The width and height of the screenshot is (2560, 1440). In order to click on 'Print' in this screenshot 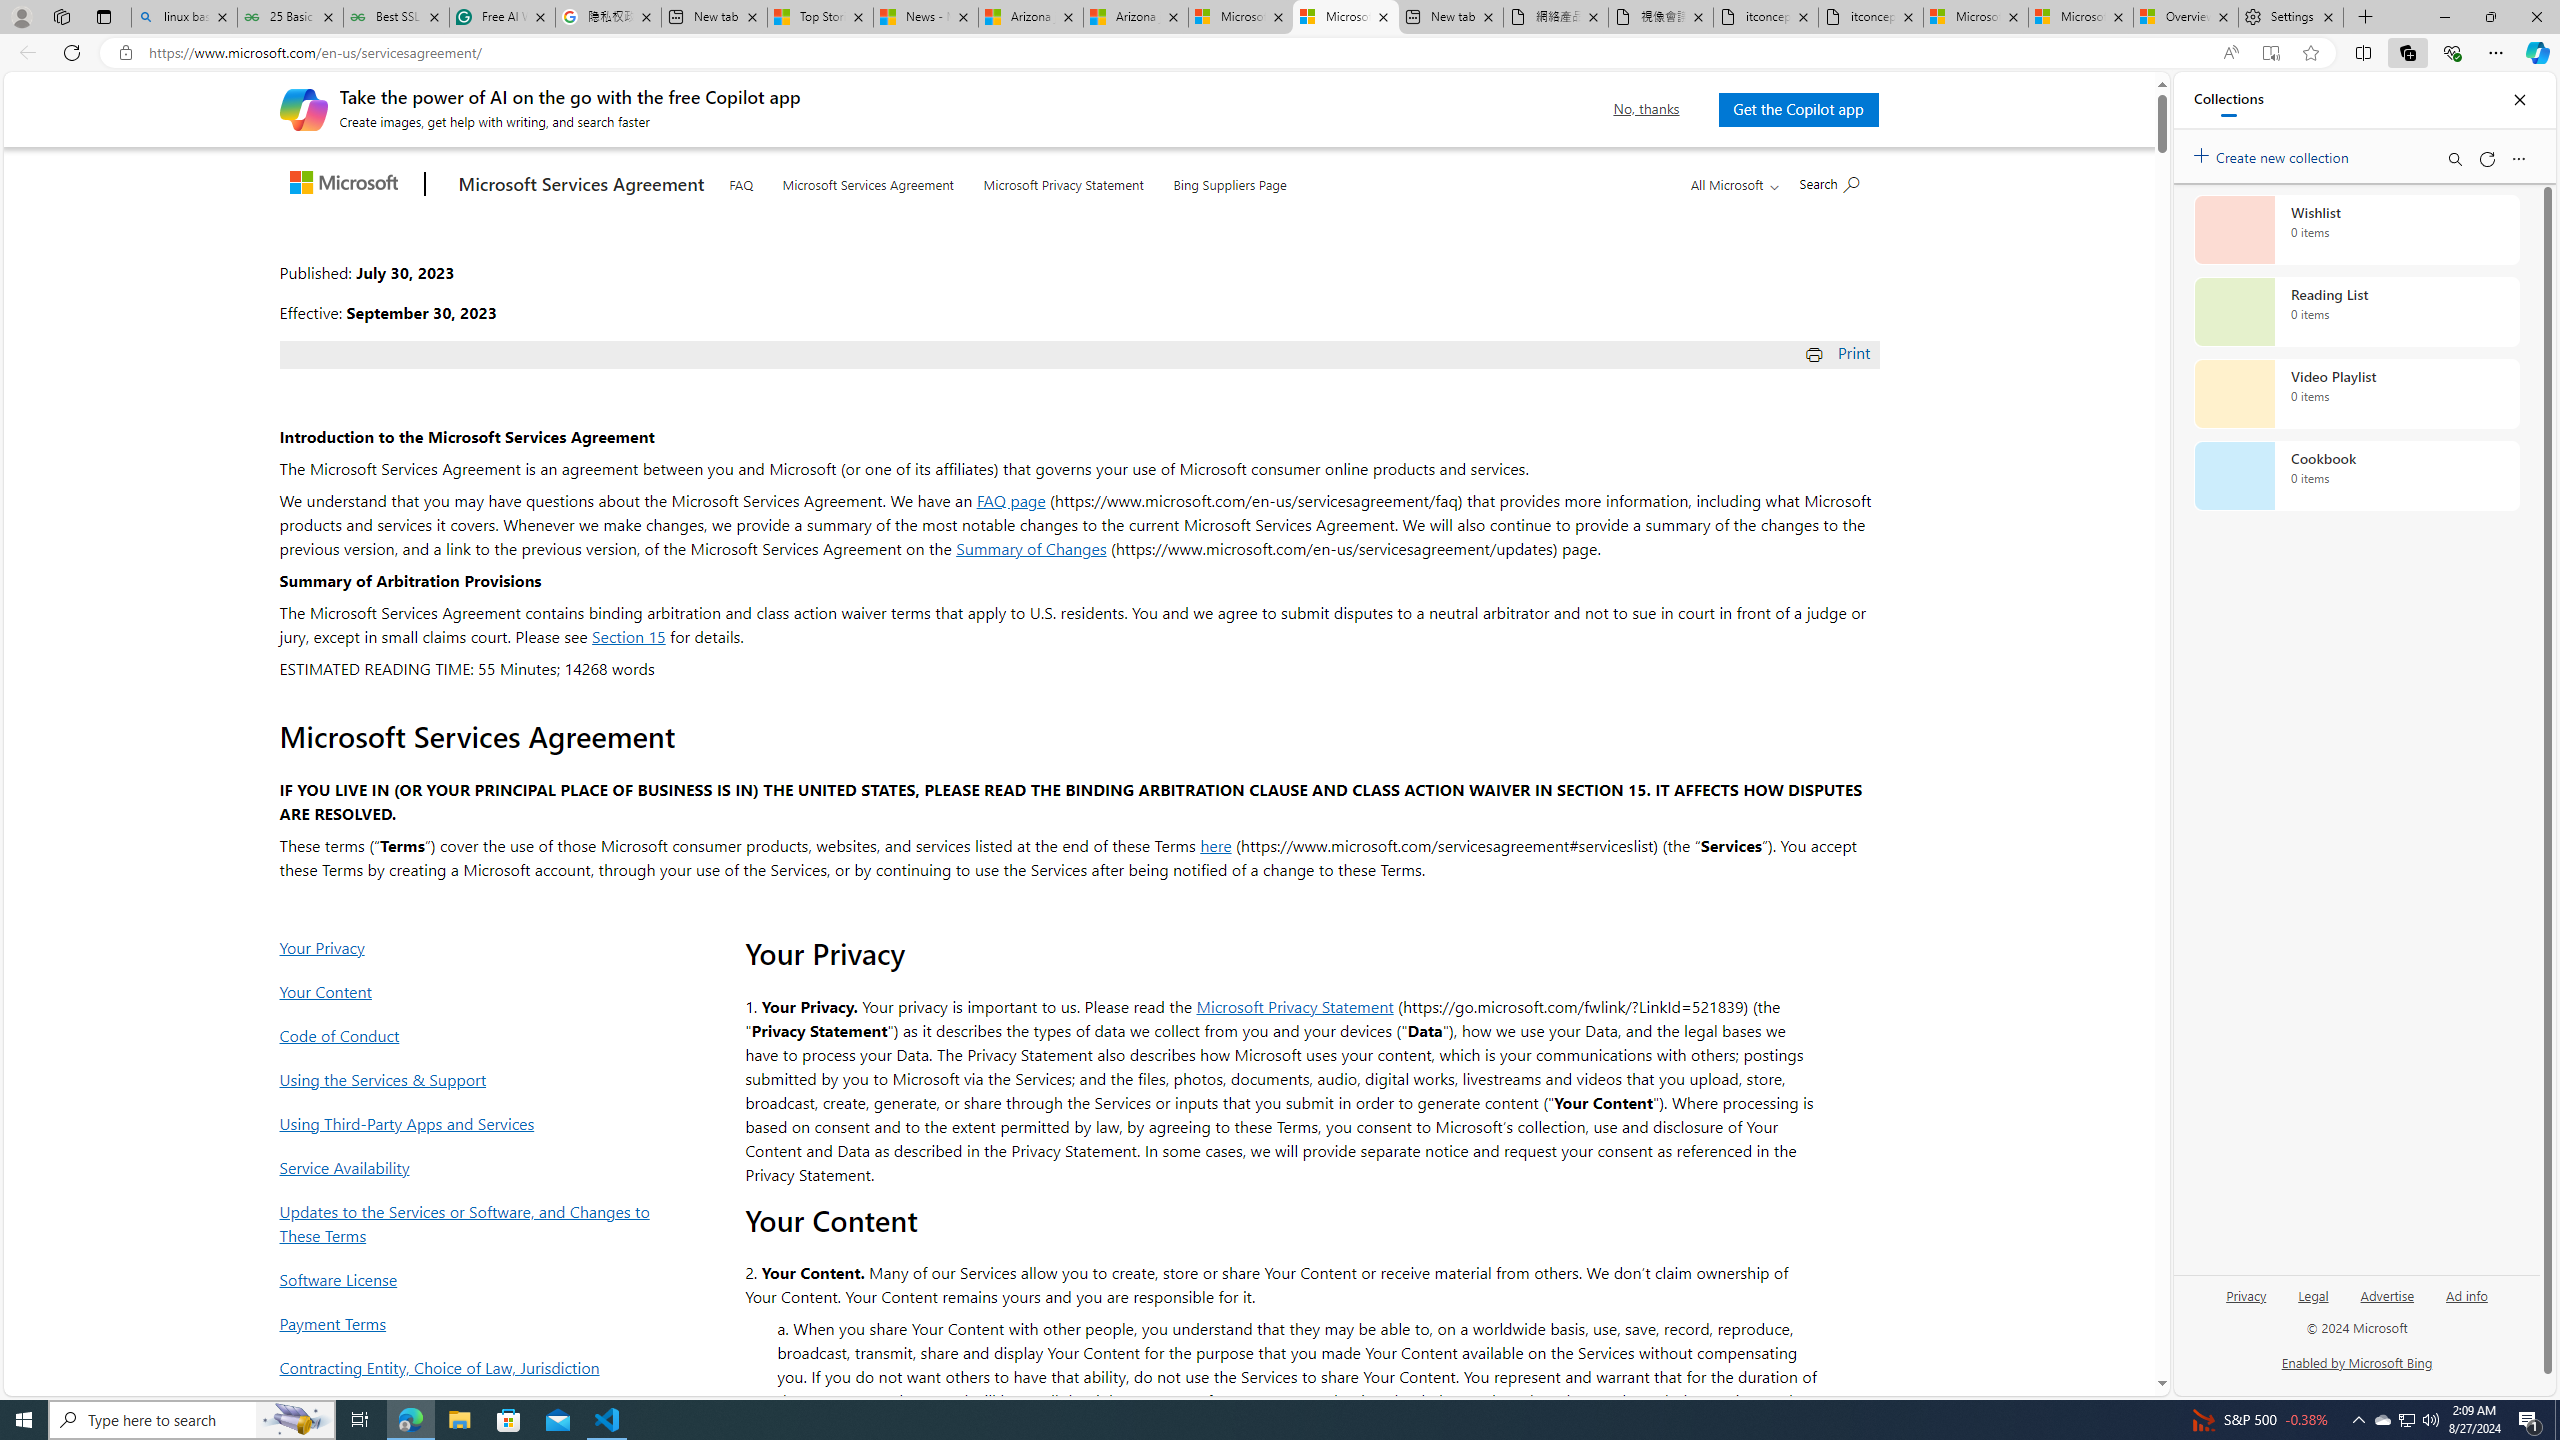, I will do `click(1839, 352)`.